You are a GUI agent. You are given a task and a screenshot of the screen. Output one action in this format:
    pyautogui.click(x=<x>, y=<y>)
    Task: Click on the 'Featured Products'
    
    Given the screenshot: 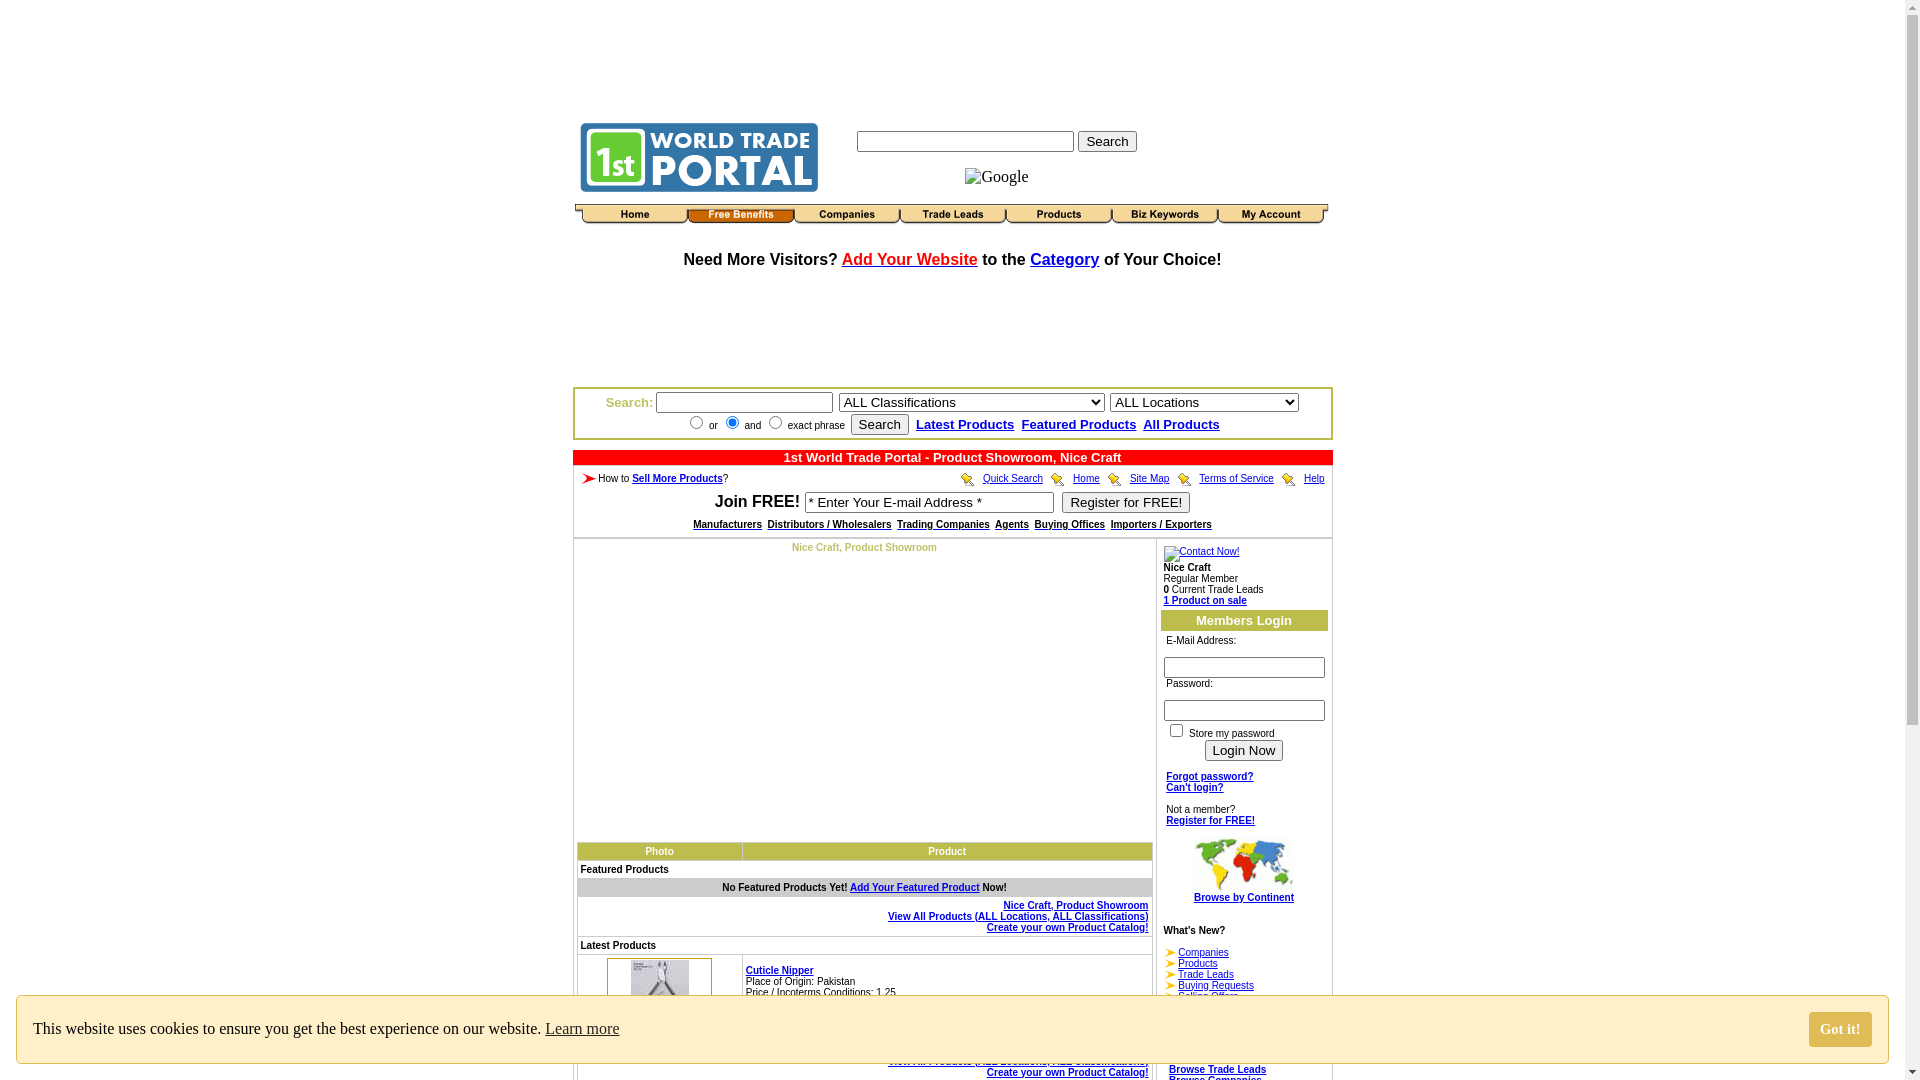 What is the action you would take?
    pyautogui.click(x=1078, y=423)
    